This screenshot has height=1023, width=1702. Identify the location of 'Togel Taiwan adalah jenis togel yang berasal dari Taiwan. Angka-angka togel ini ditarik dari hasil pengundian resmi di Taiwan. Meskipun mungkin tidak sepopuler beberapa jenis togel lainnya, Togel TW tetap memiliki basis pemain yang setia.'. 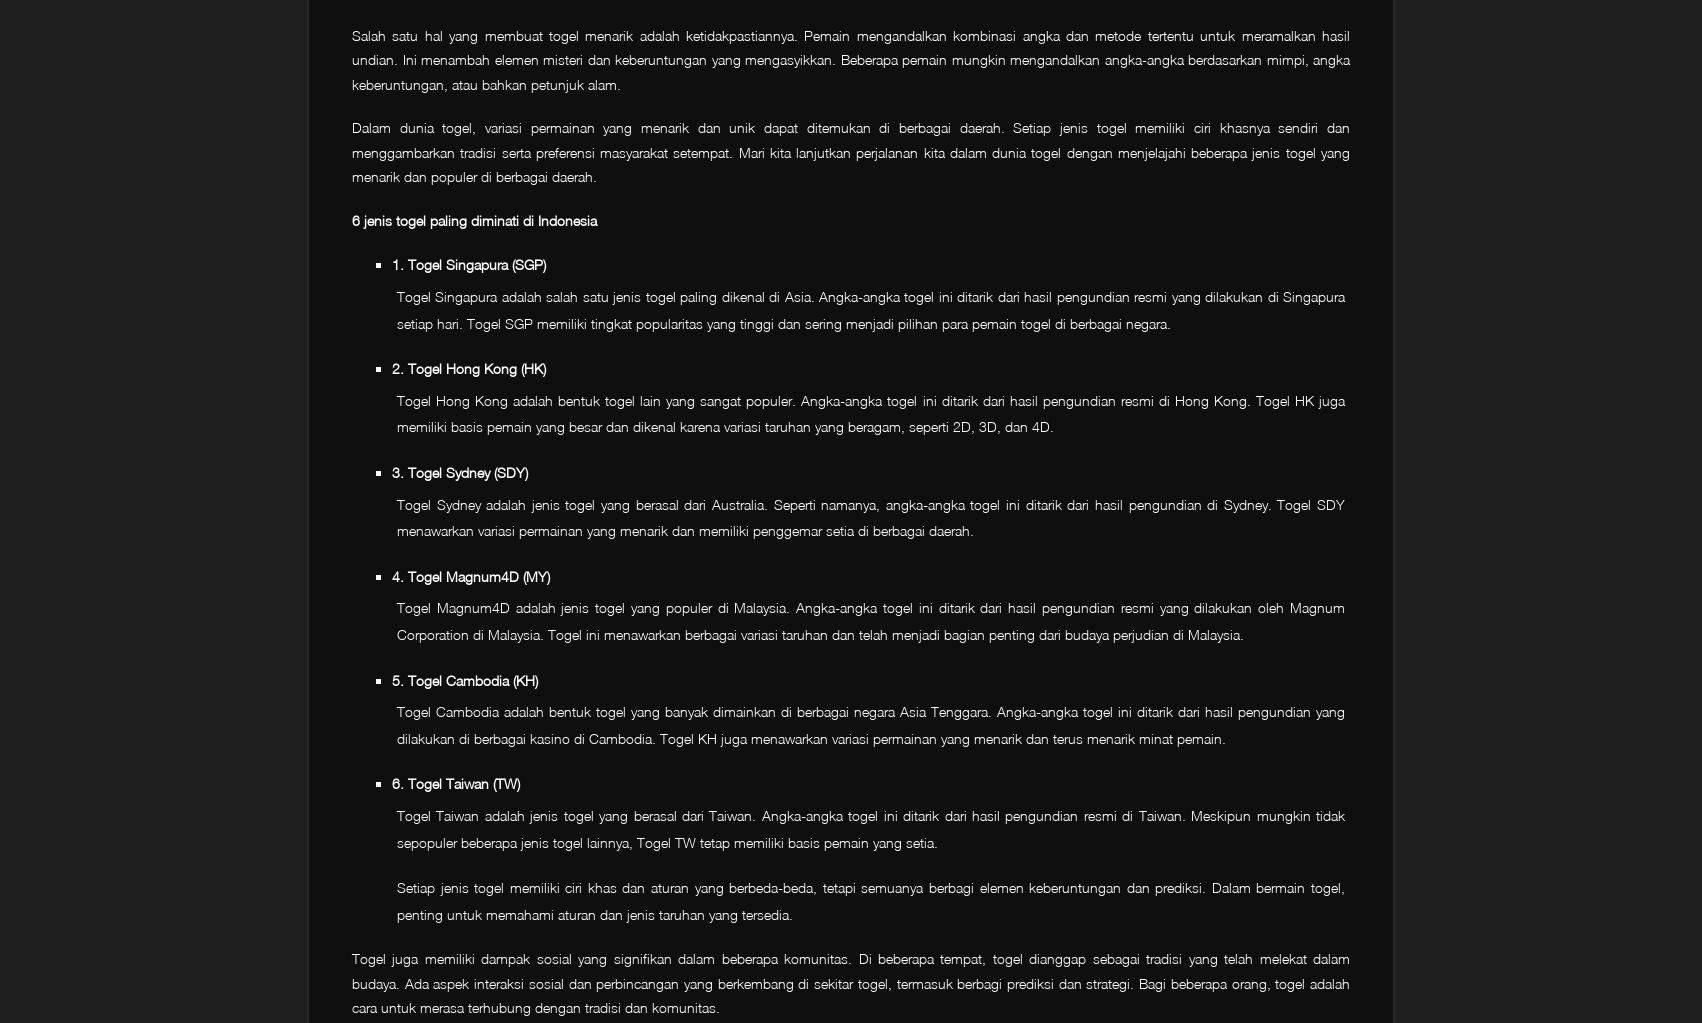
(871, 827).